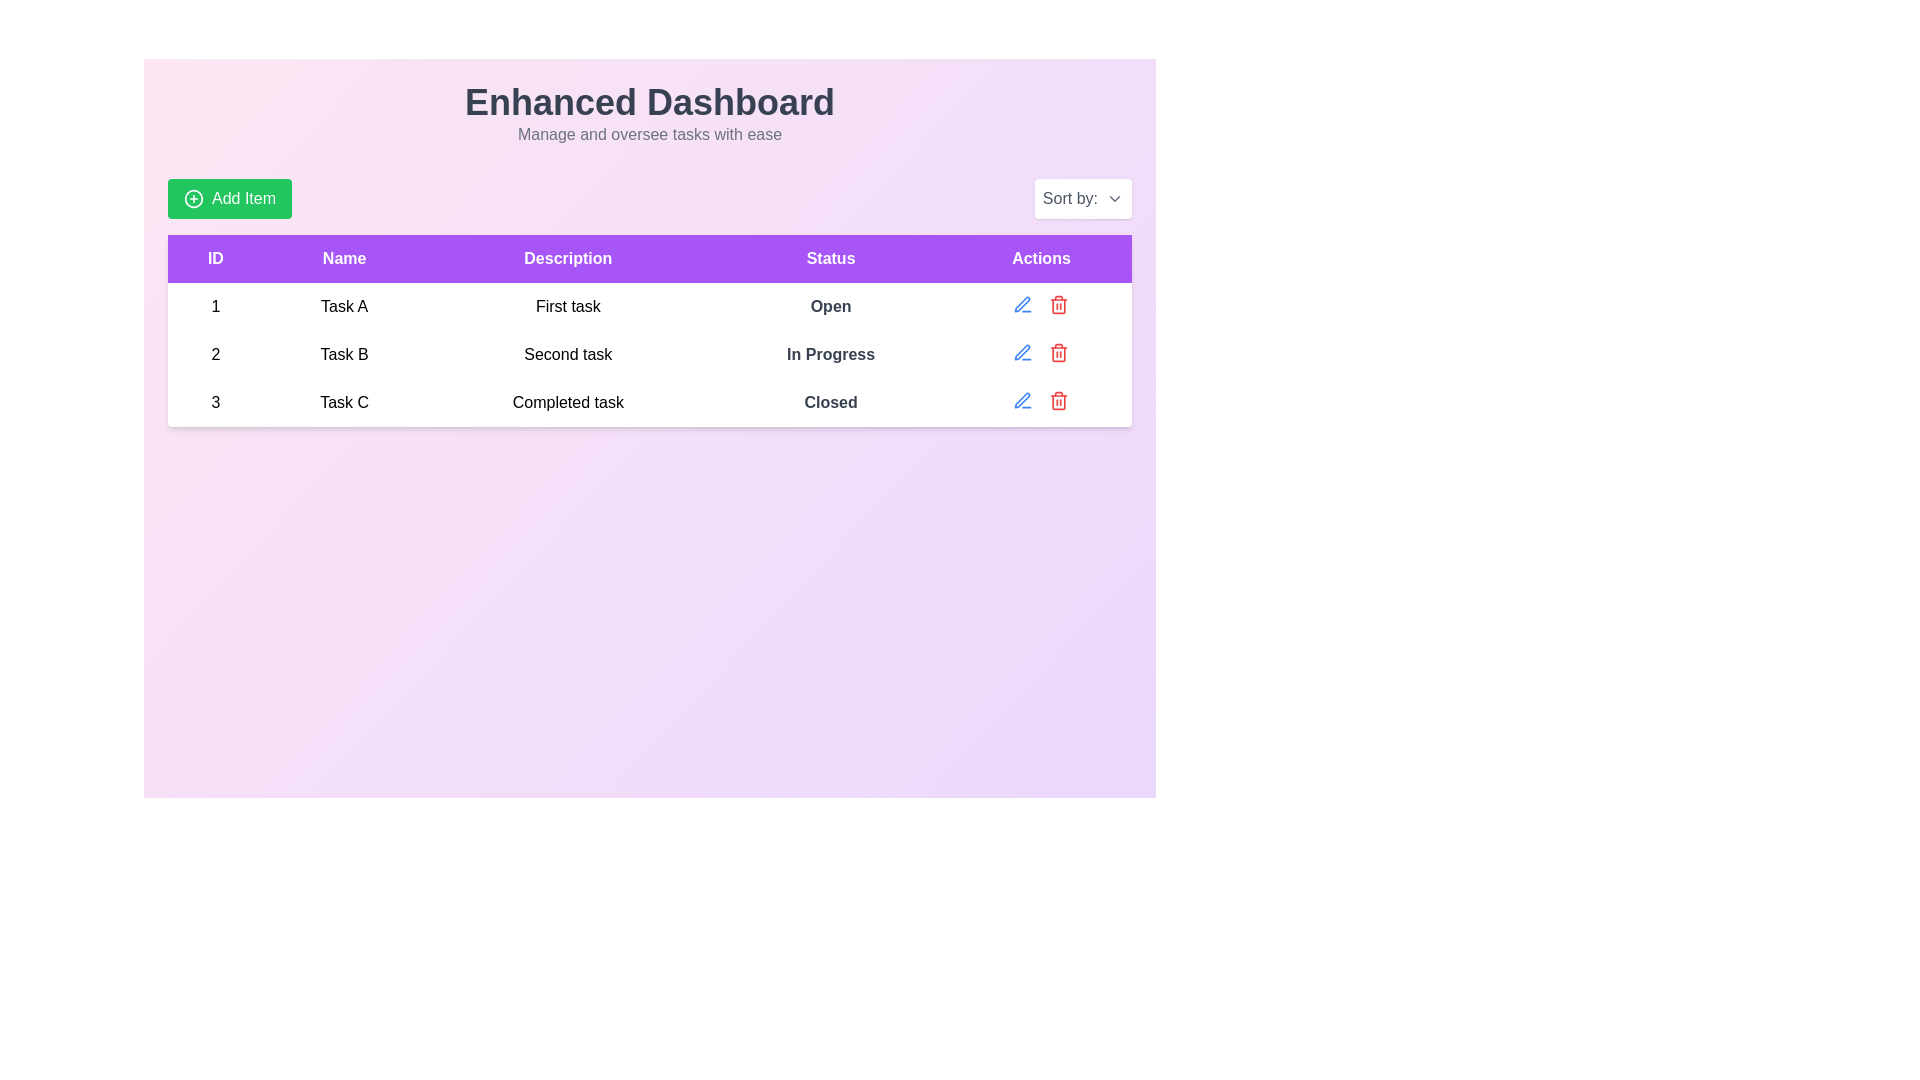 The height and width of the screenshot is (1080, 1920). What do you see at coordinates (649, 353) in the screenshot?
I see `the second row in the table containing ID '2', Name 'Task B', Description 'Second task', and Status 'In Progress'` at bounding box center [649, 353].